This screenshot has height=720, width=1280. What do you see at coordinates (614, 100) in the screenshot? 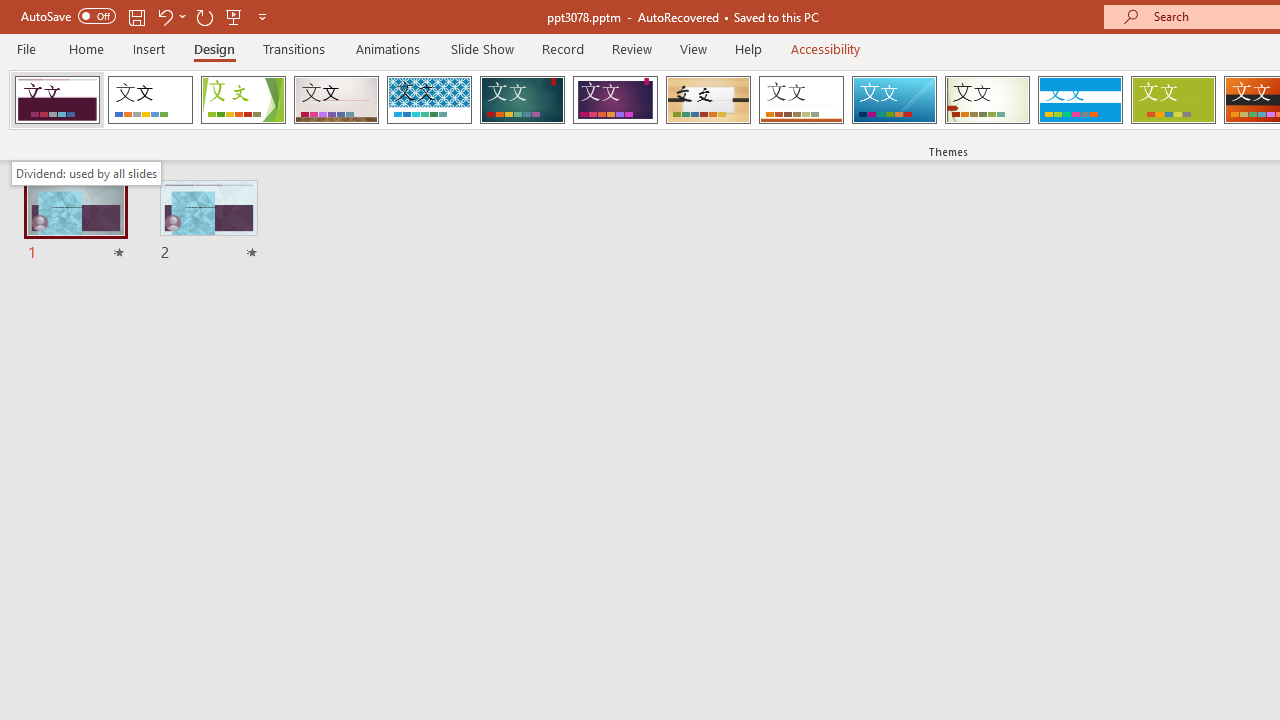
I see `'Ion Boardroom'` at bounding box center [614, 100].